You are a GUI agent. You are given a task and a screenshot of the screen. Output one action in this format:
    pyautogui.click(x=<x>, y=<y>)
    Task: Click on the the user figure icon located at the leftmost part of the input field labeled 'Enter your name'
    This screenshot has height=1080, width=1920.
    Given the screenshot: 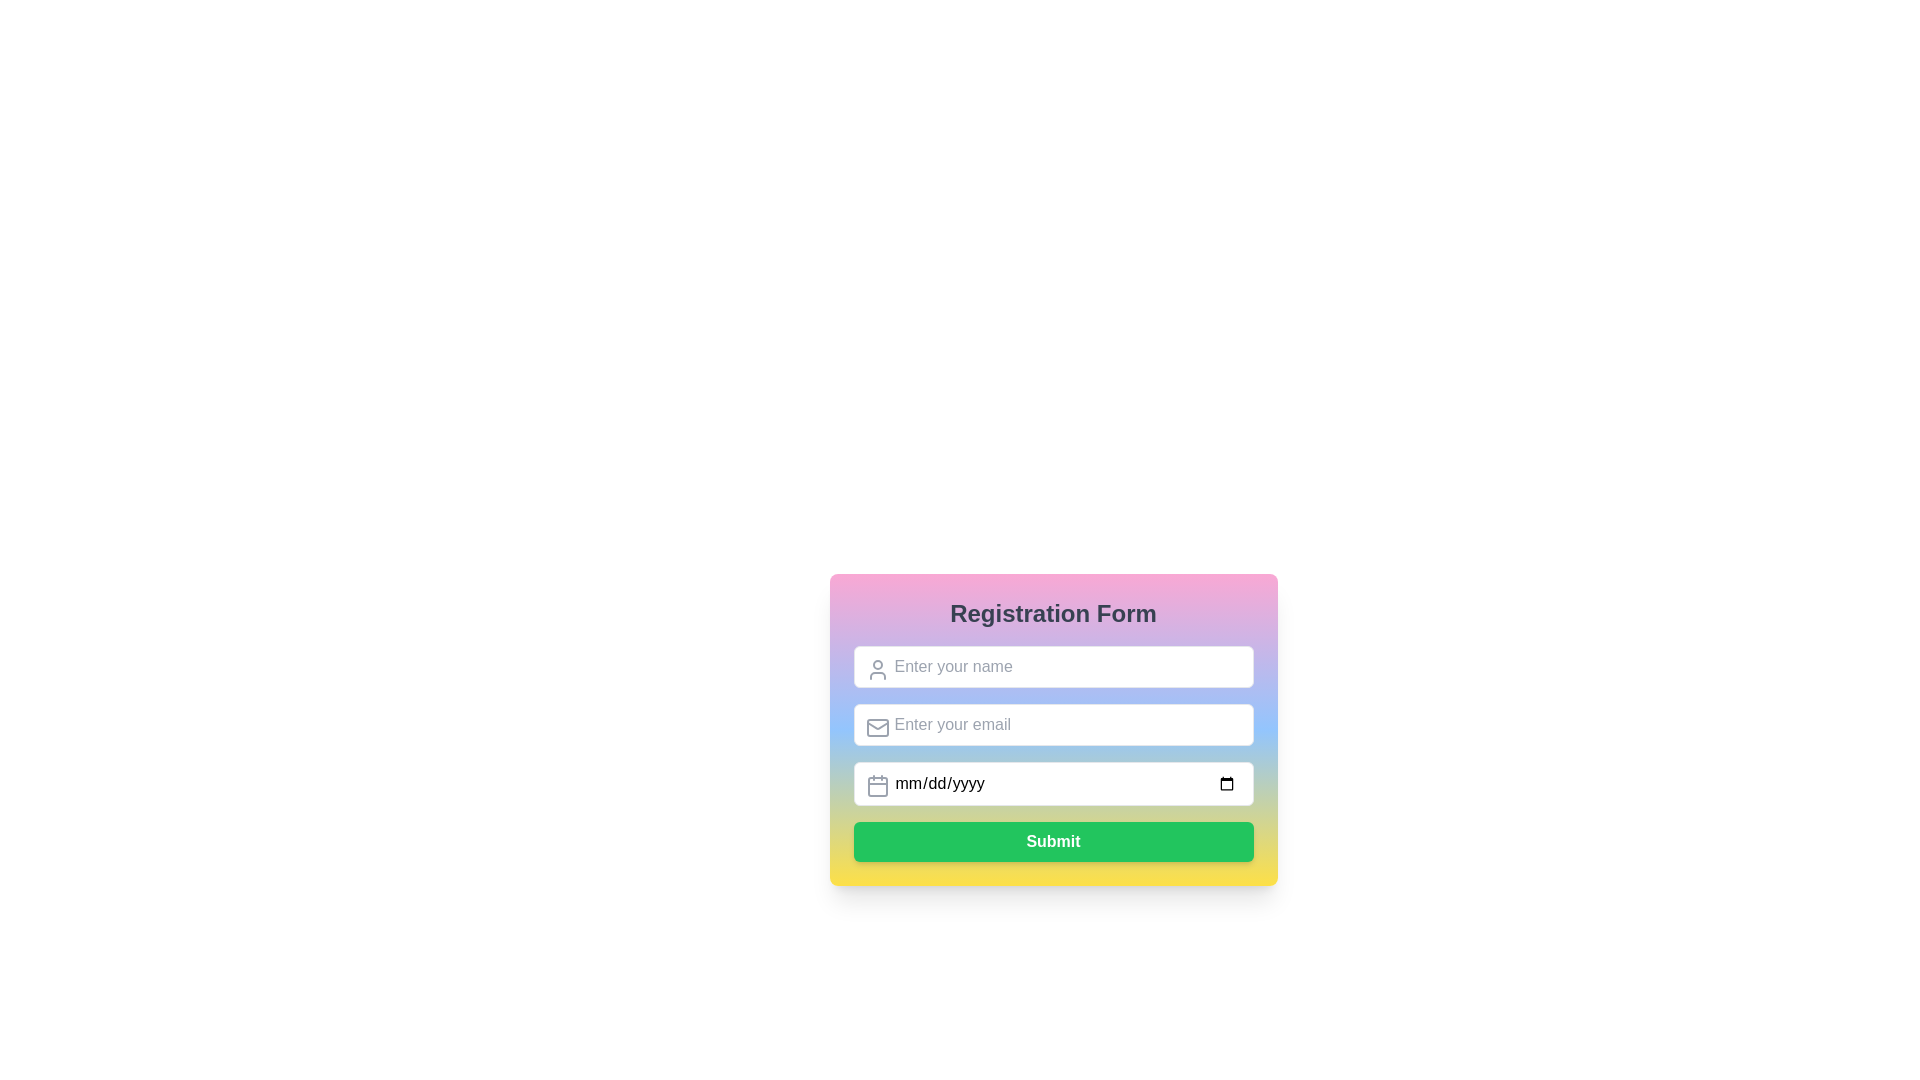 What is the action you would take?
    pyautogui.click(x=877, y=670)
    